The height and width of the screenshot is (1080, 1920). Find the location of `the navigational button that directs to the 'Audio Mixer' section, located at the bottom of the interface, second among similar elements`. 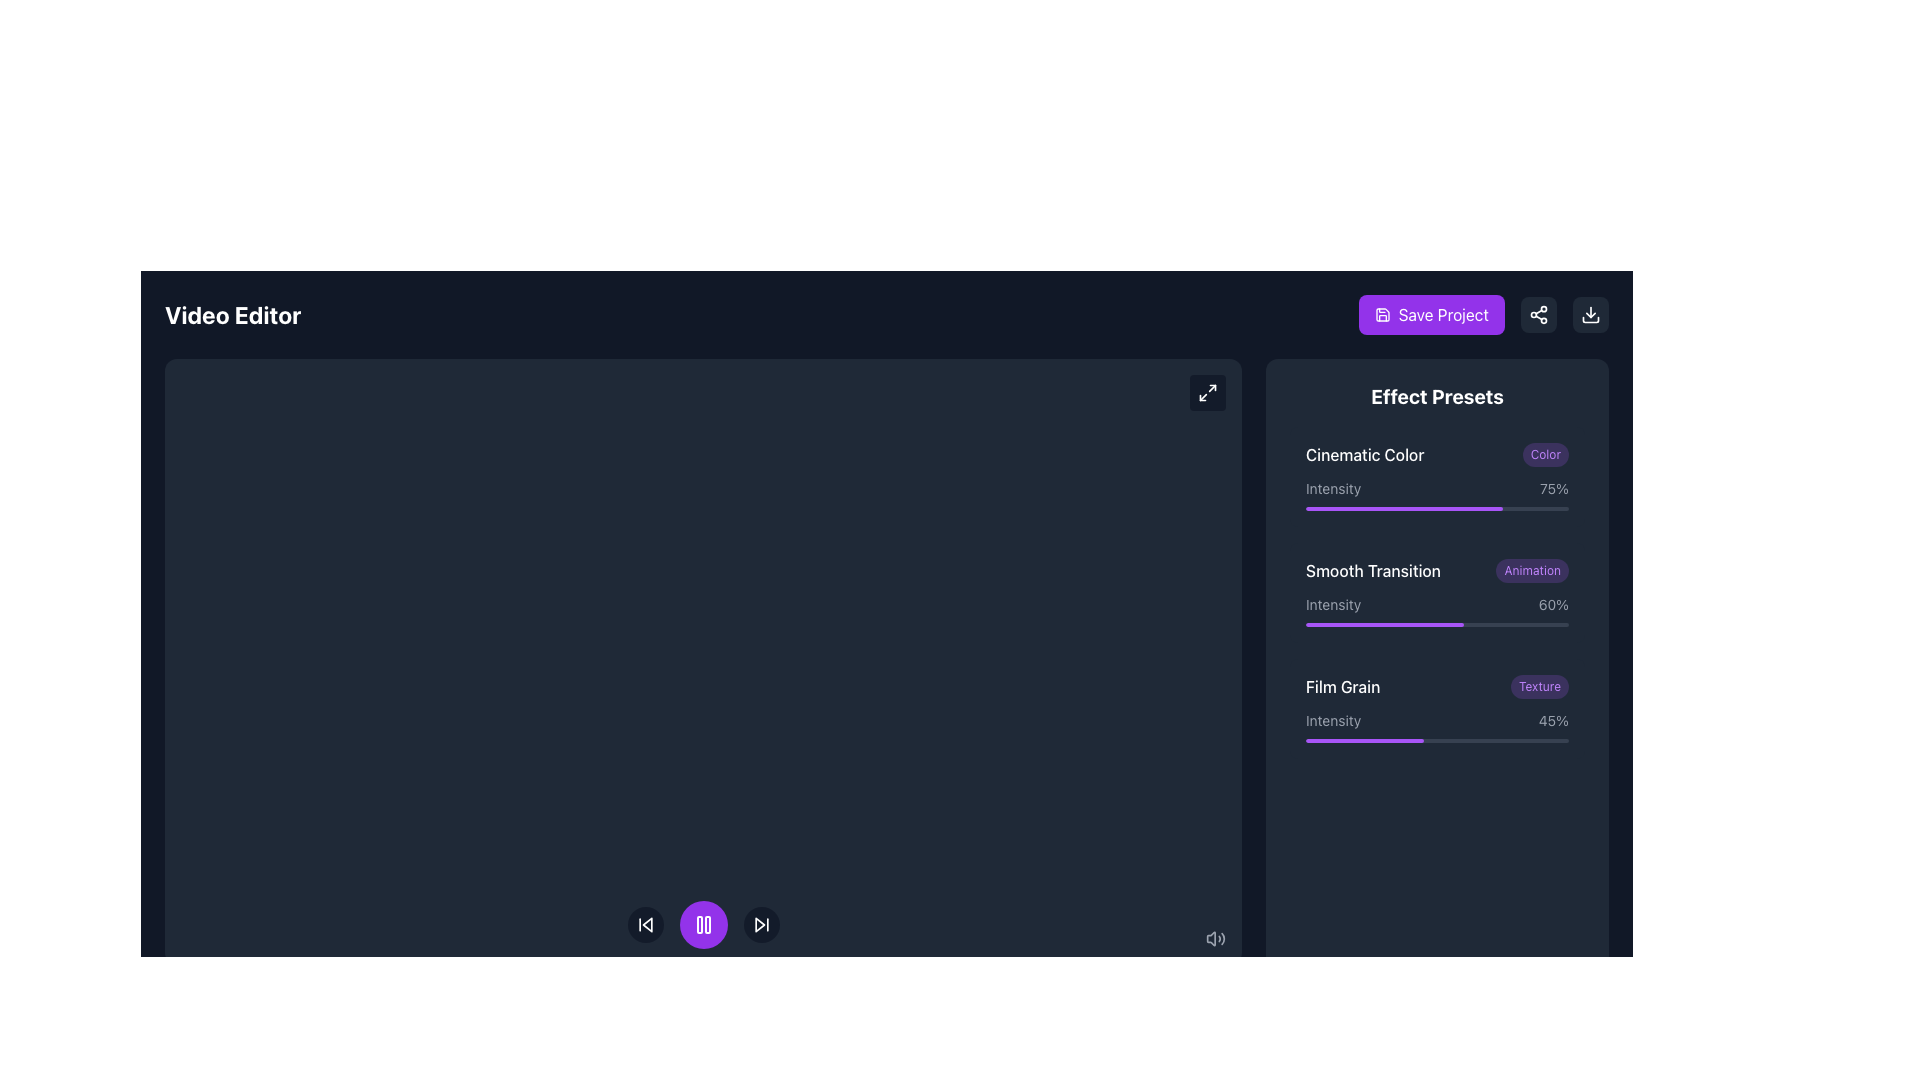

the navigational button that directs to the 'Audio Mixer' section, located at the bottom of the interface, second among similar elements is located at coordinates (424, 1032).